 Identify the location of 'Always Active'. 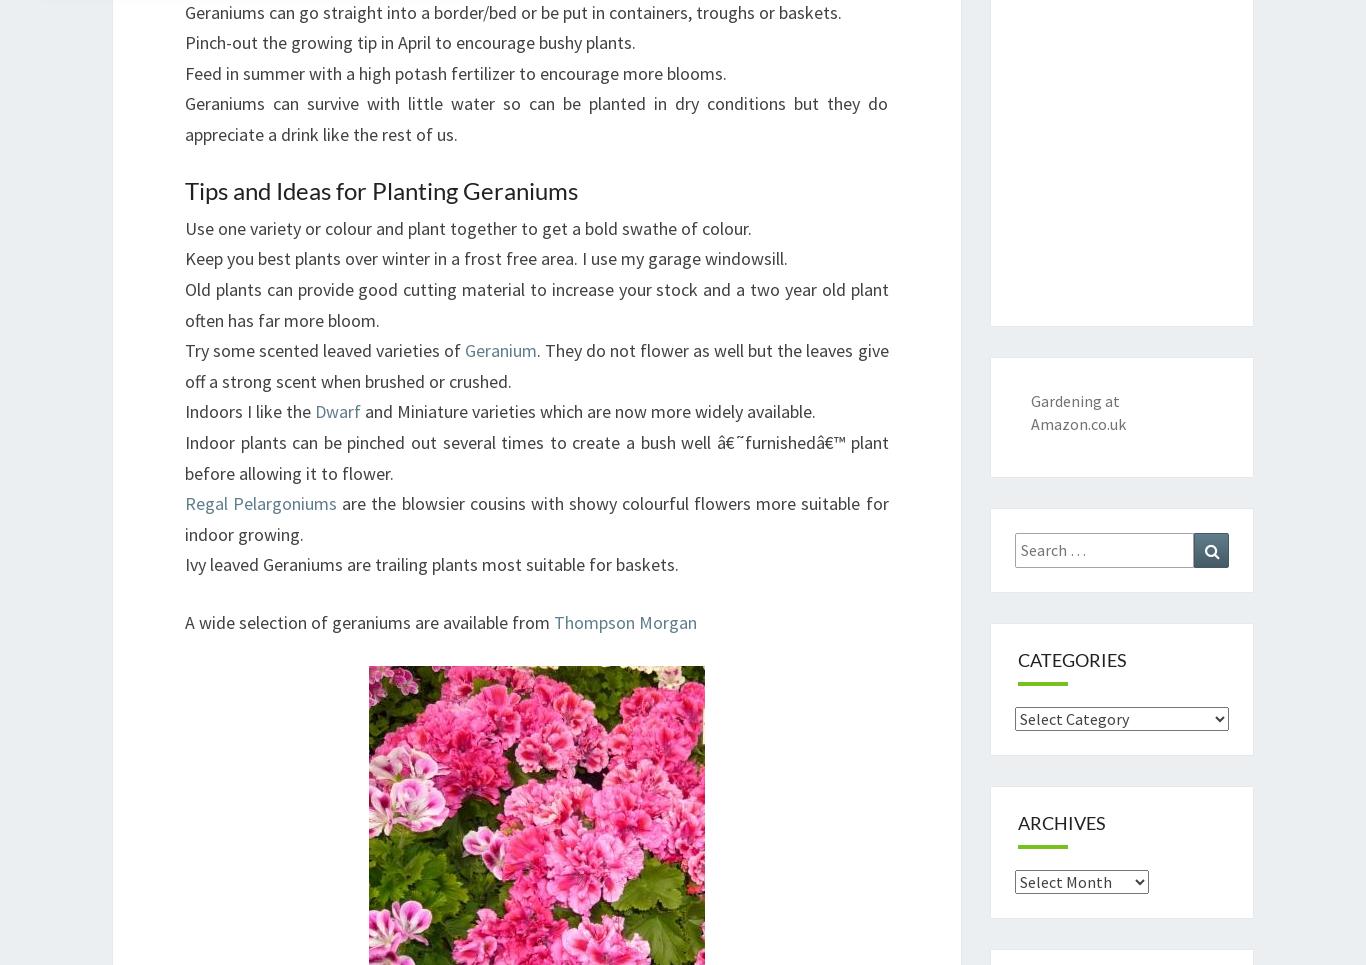
(355, 559).